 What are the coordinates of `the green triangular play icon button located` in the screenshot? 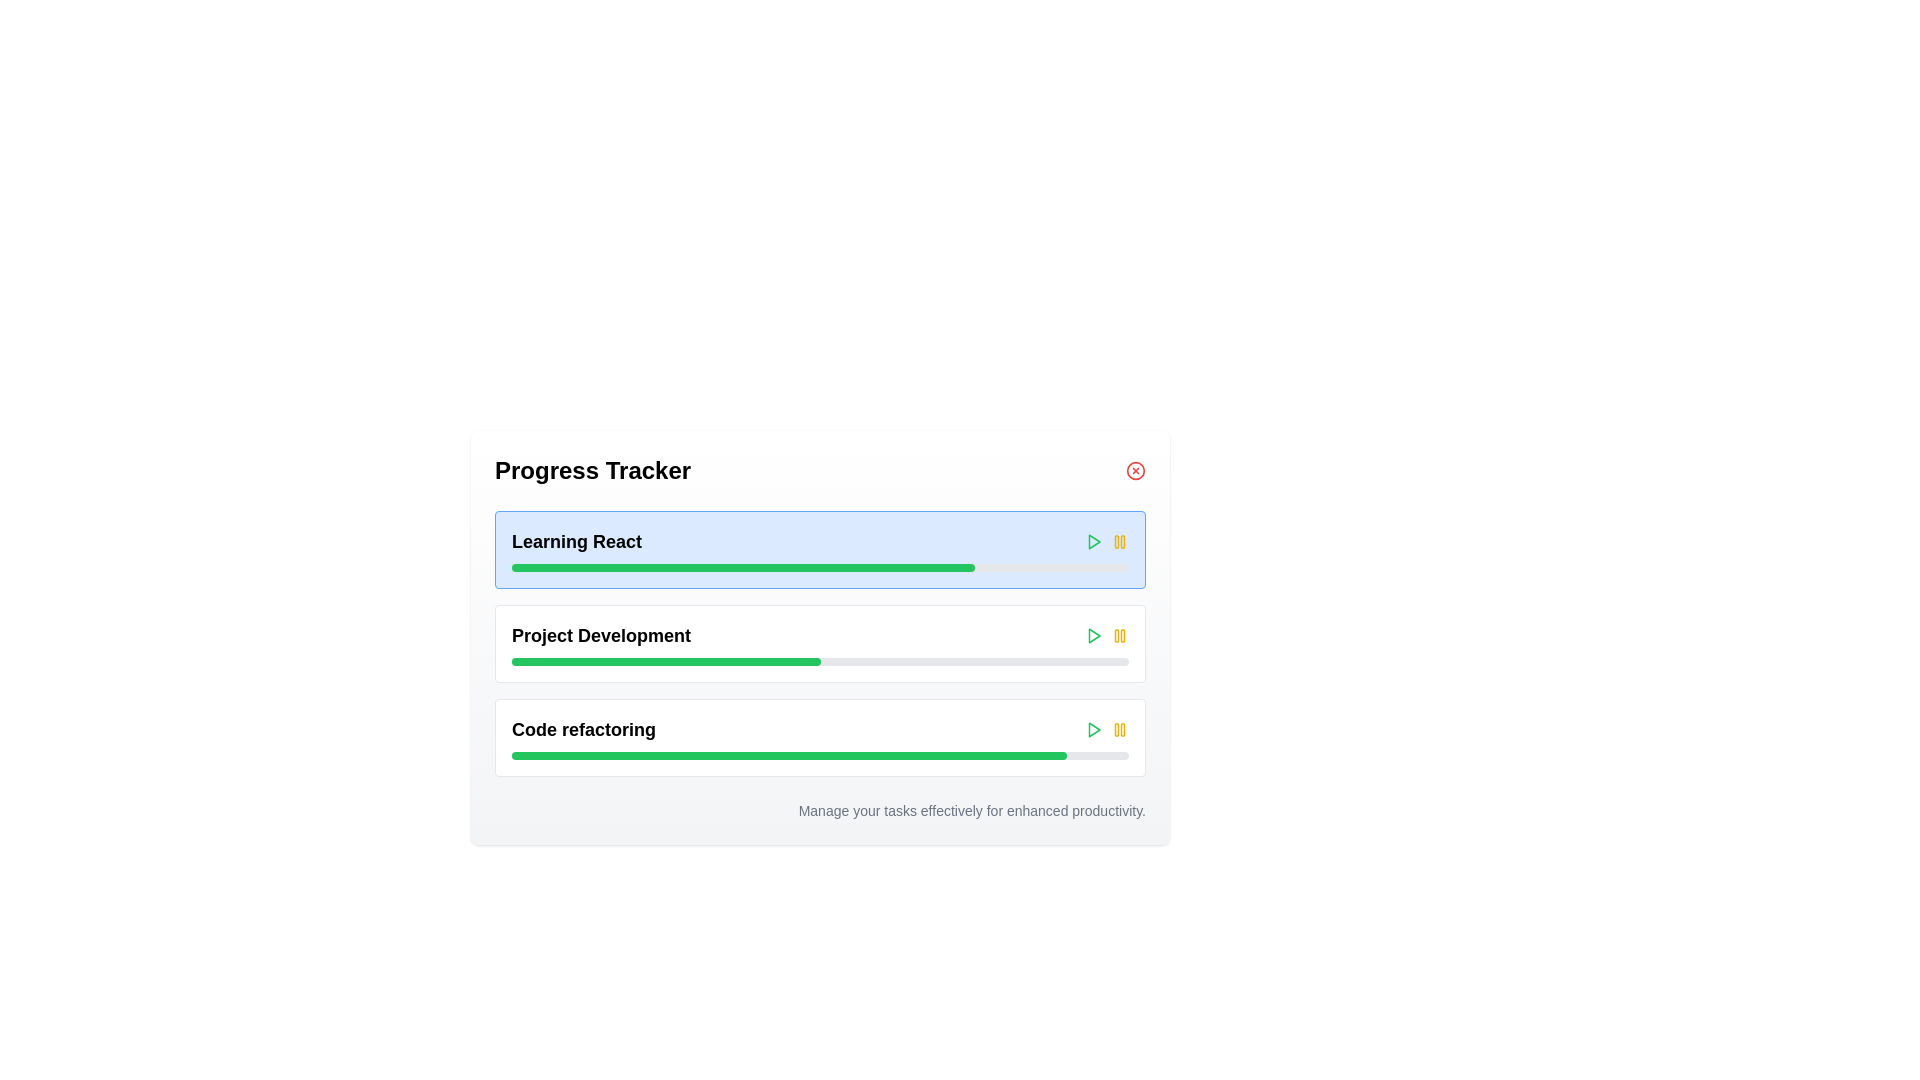 It's located at (1093, 542).